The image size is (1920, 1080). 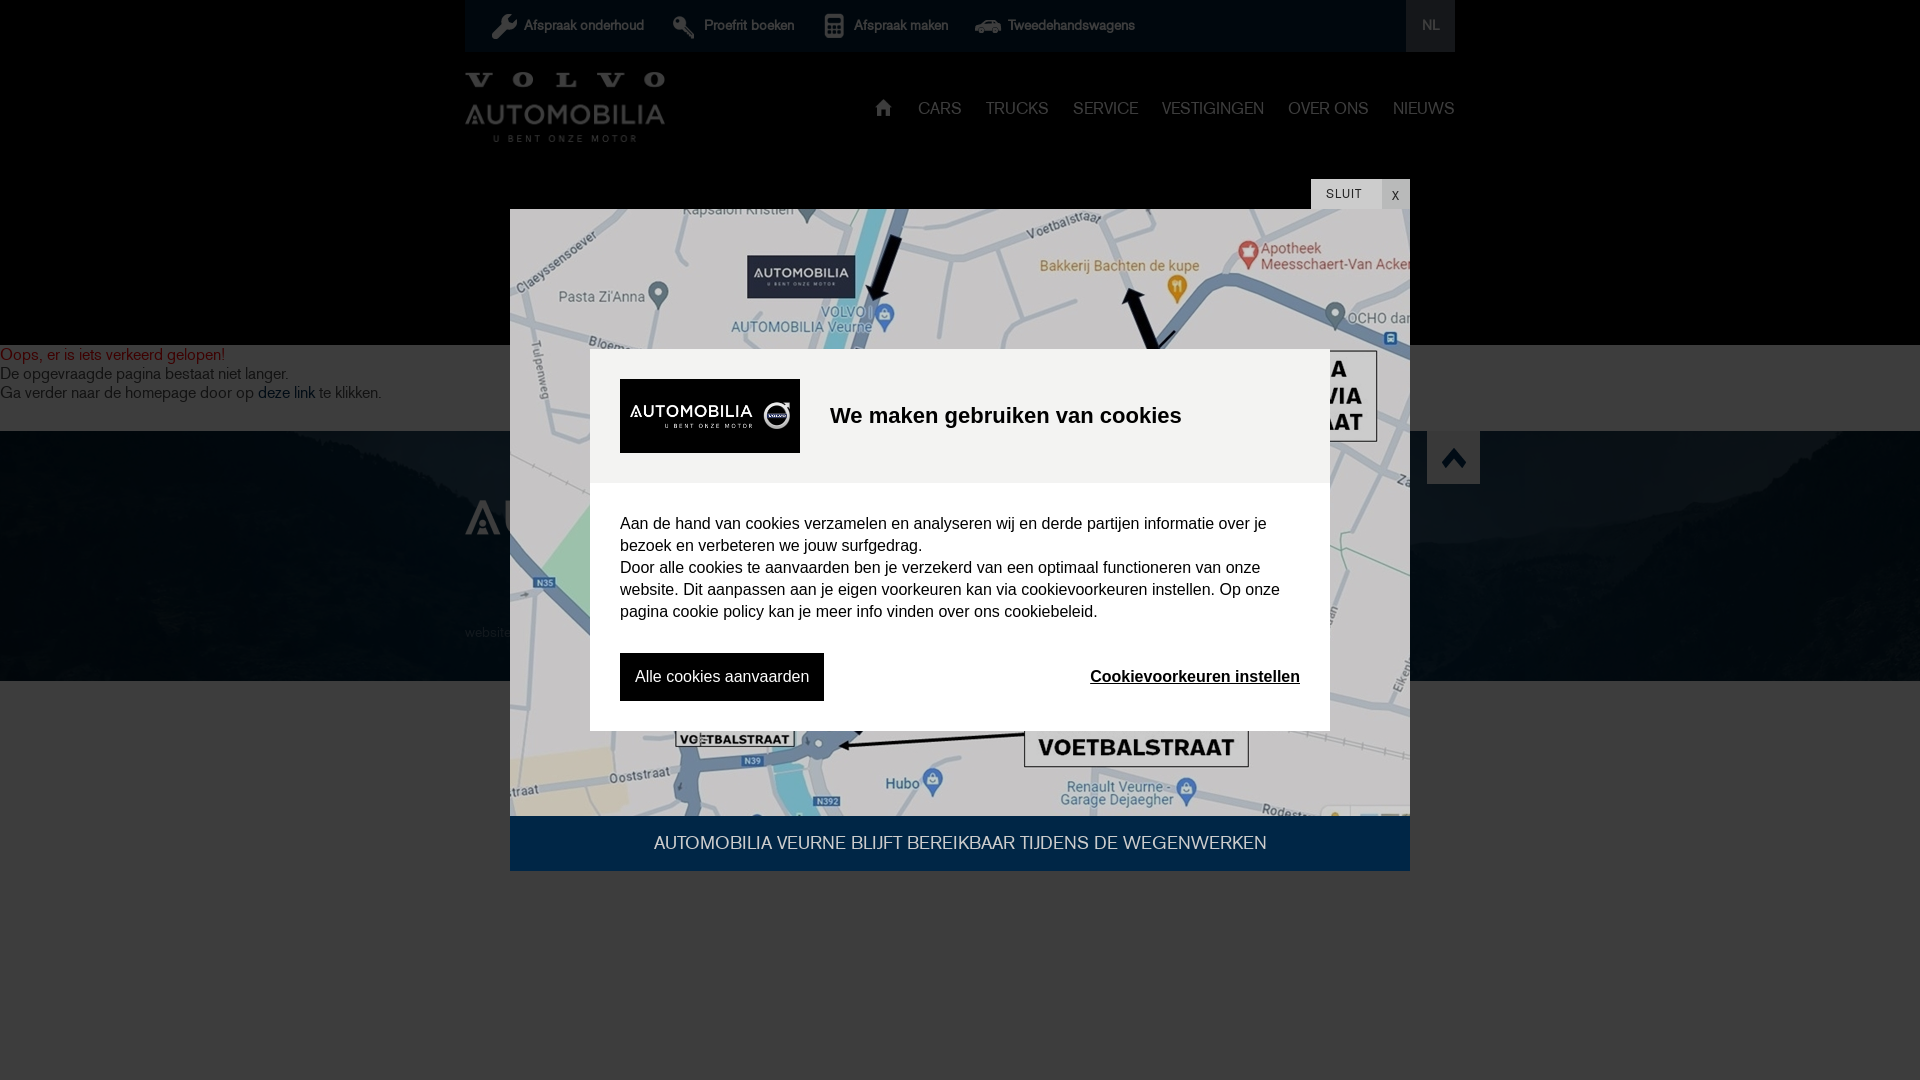 I want to click on 'Alle cookies aanvaarden', so click(x=720, y=676).